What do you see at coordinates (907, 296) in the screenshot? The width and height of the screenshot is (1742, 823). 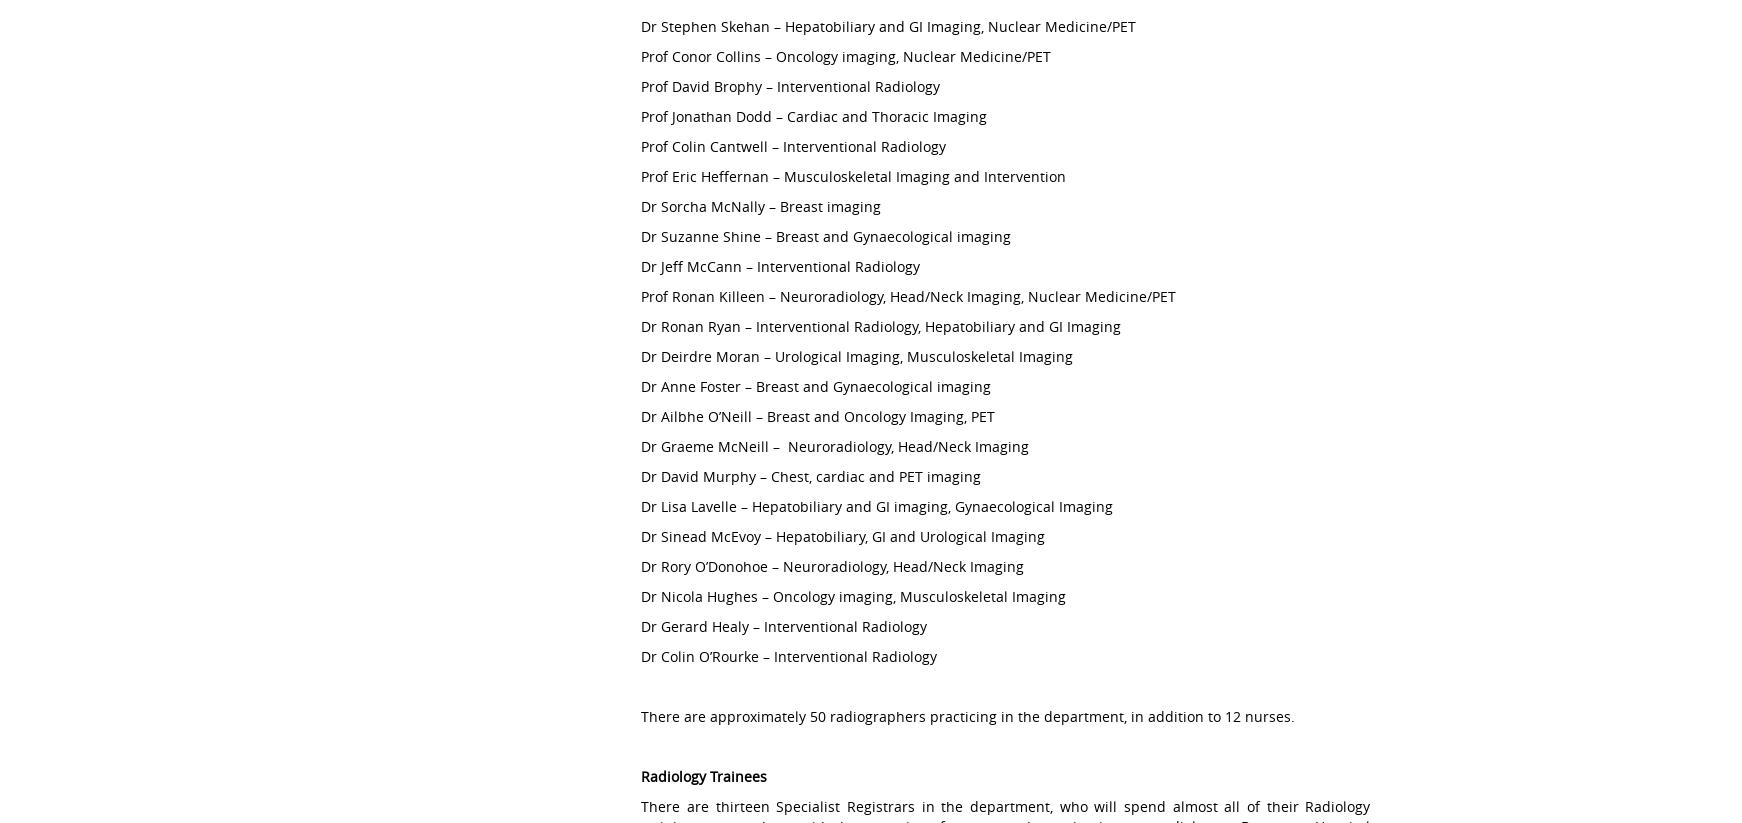 I see `'Prof Ronan Killeen – Neuroradiology, Head/Neck Imaging, Nuclear Medicine/PET'` at bounding box center [907, 296].